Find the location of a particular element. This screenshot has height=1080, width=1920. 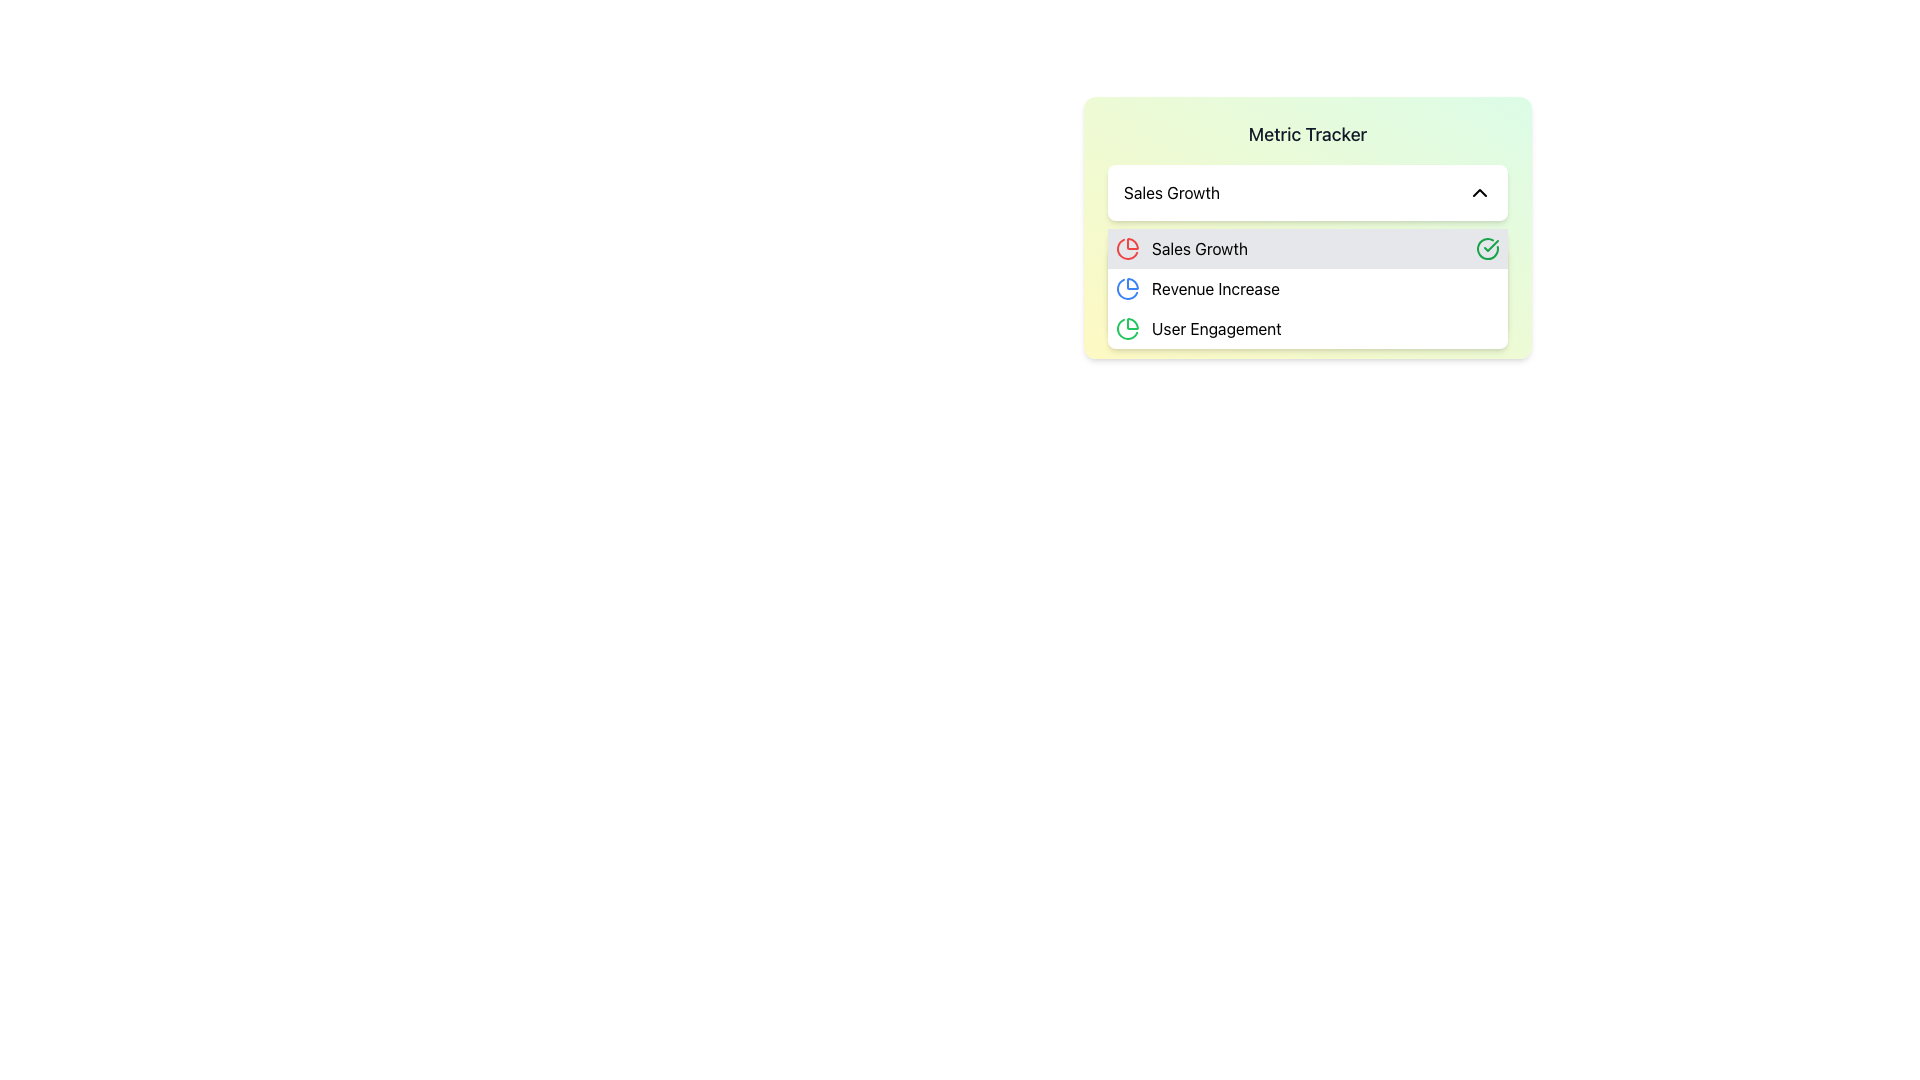

the icon indicating the active or selected status within the 'Sales Growth' dropdown menu under the Metric Tracker section is located at coordinates (1491, 245).